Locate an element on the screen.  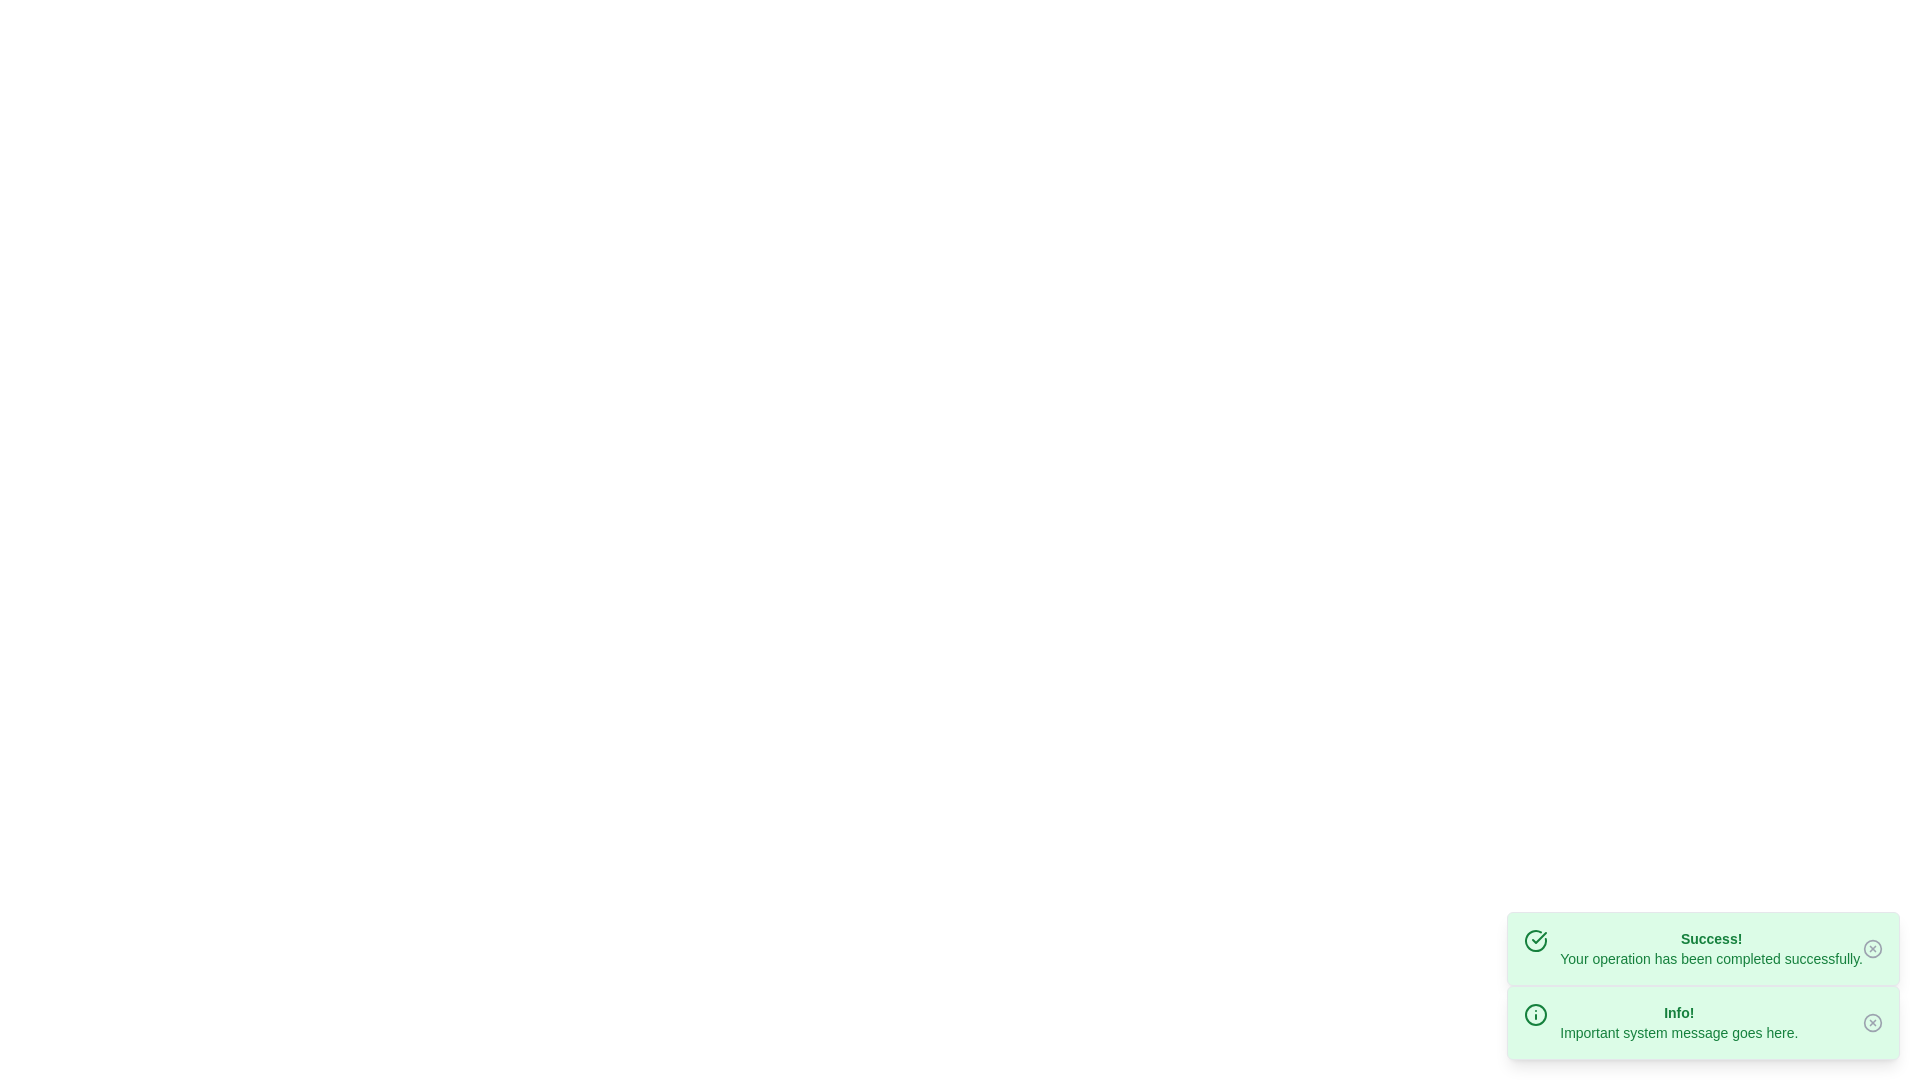
close button of the notification to dismiss it is located at coordinates (1871, 947).